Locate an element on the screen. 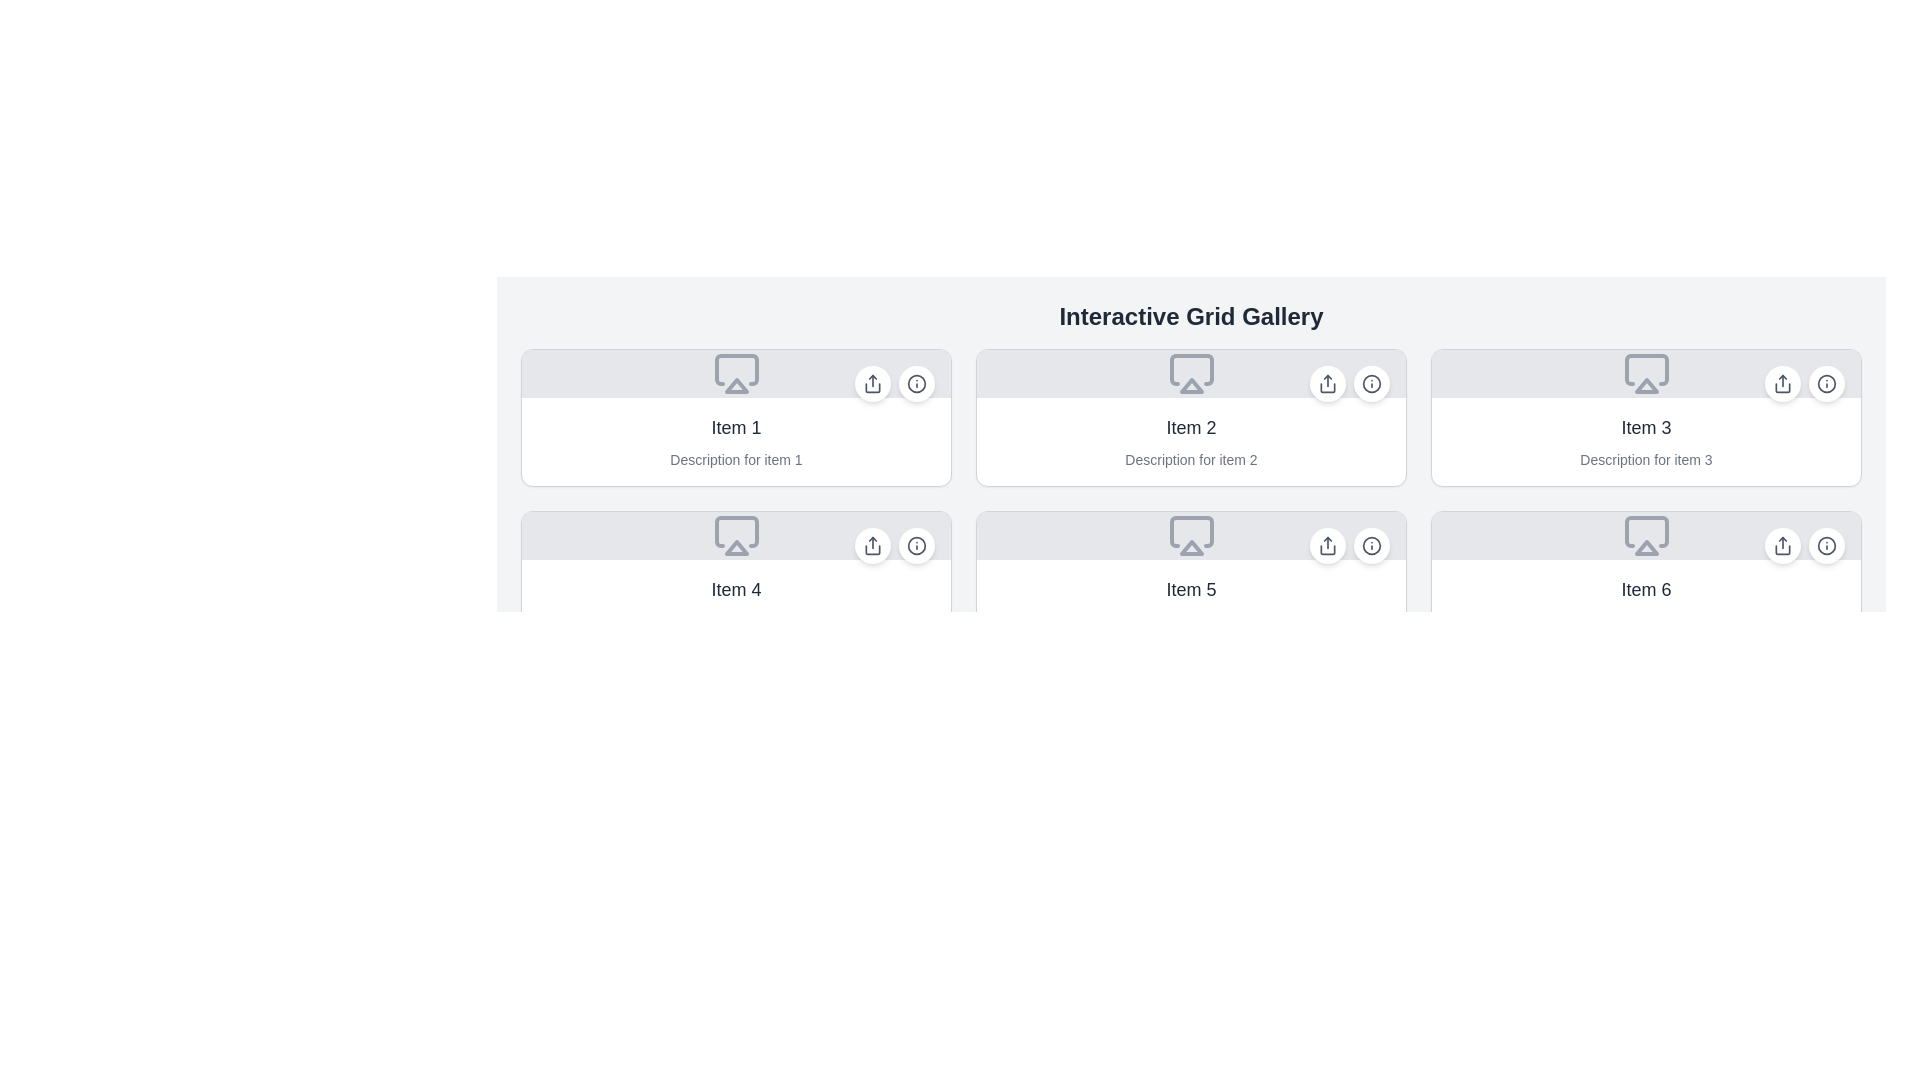  the card titled 'Item 3' is located at coordinates (1646, 416).